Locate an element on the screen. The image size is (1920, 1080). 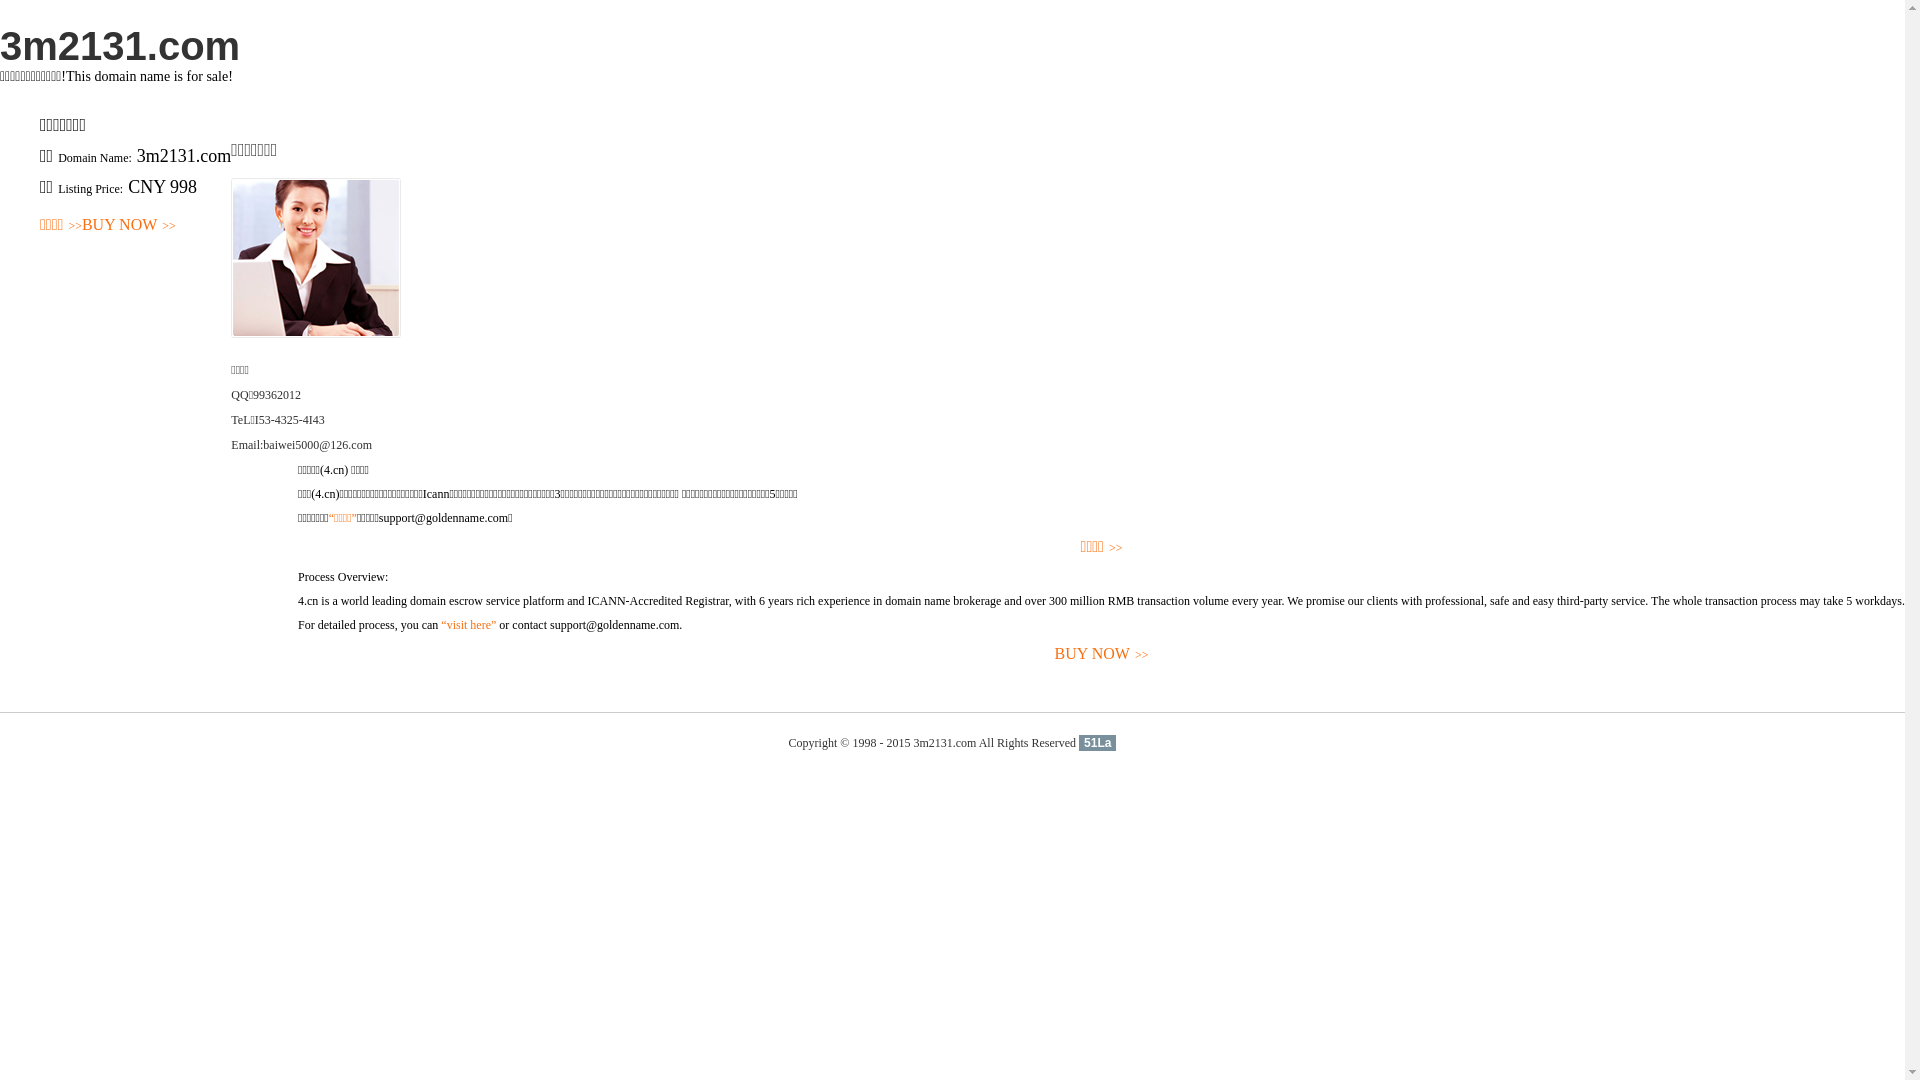
'51La' is located at coordinates (1096, 743).